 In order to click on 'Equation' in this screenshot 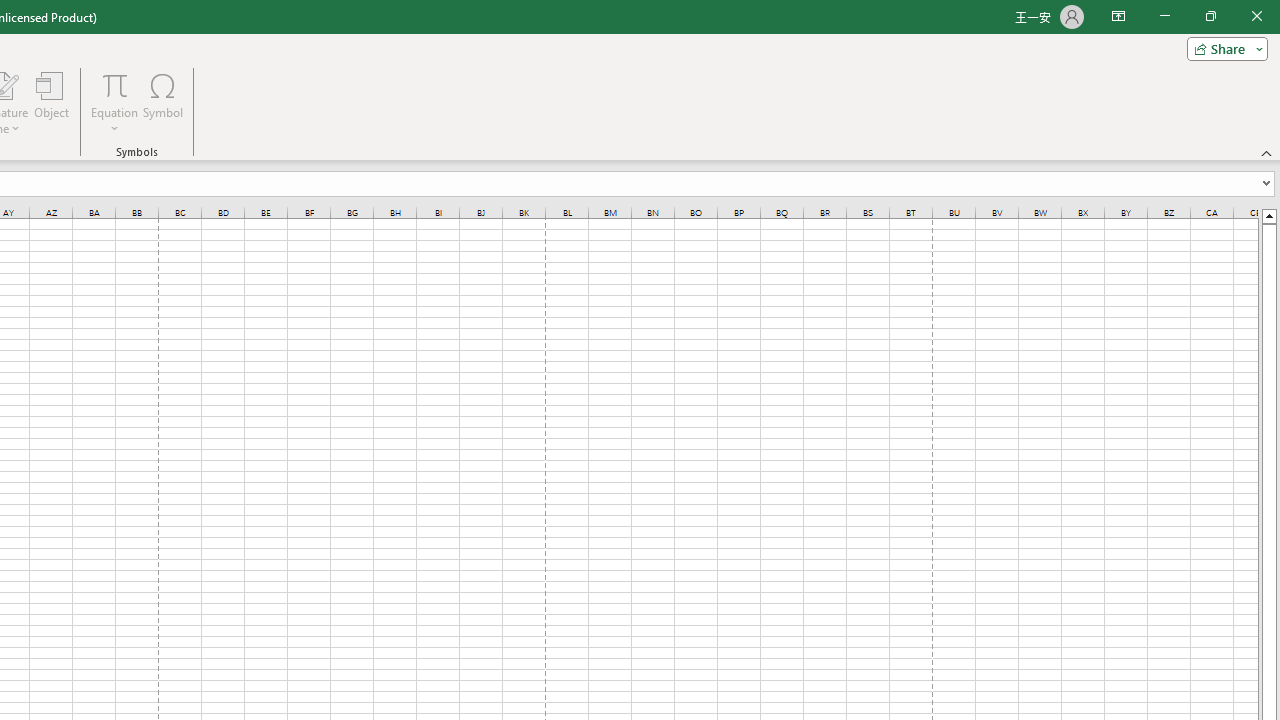, I will do `click(114, 84)`.